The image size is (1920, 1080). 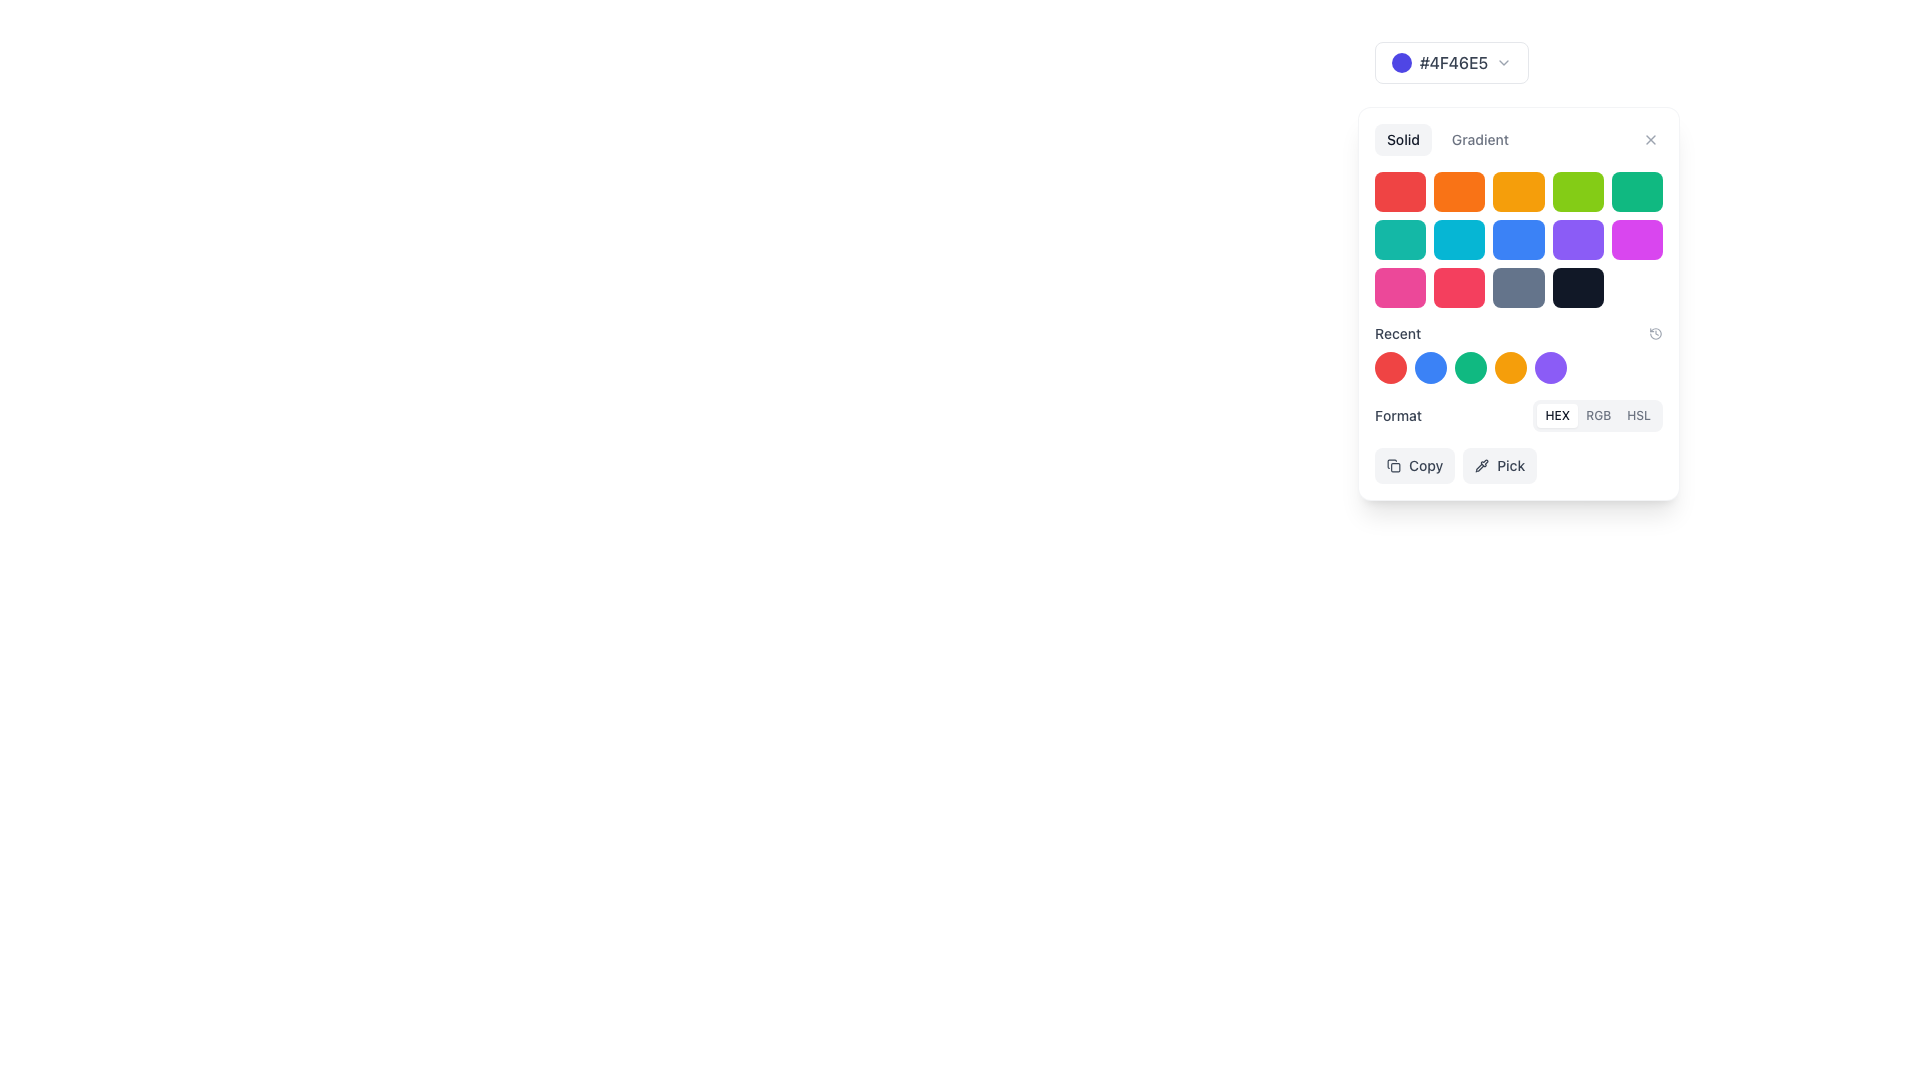 I want to click on the button located in the fifth column of the third row of the grid, so click(x=1637, y=288).